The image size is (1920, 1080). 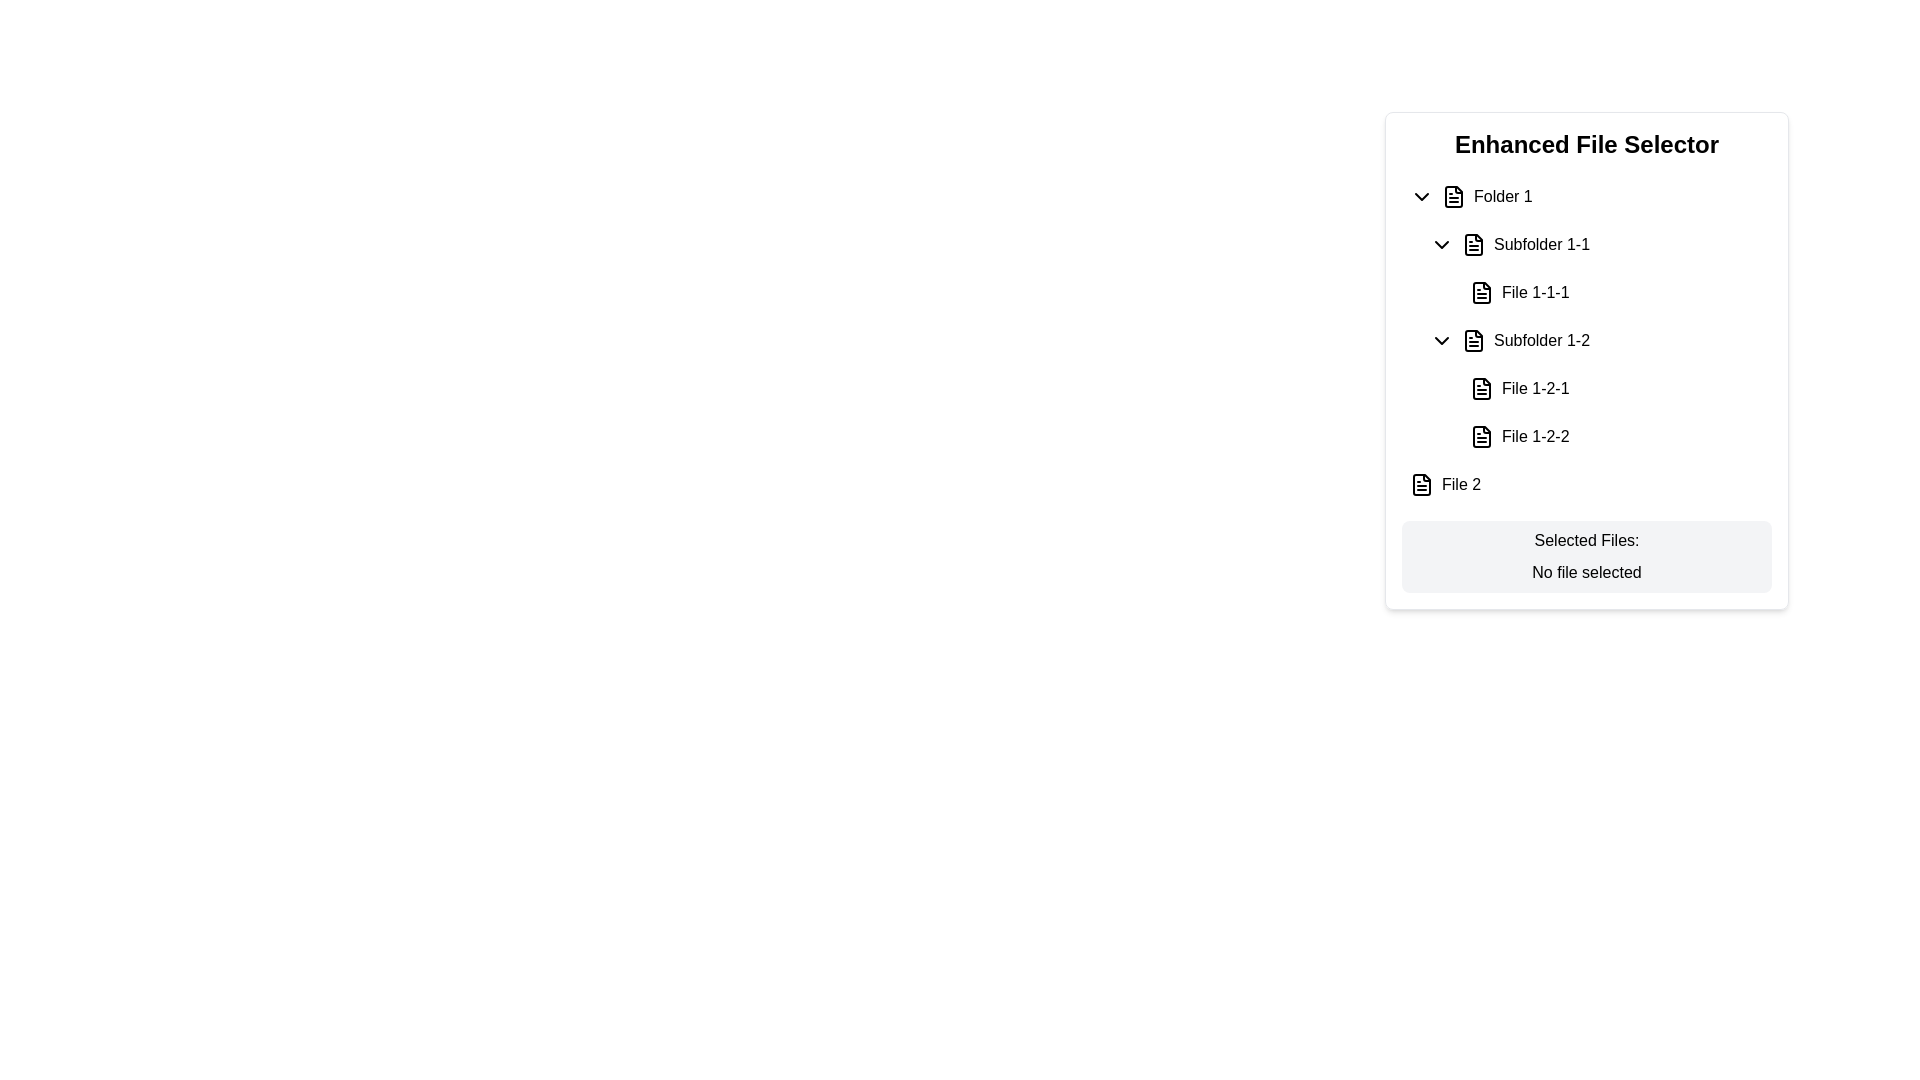 What do you see at coordinates (1586, 315) in the screenshot?
I see `the item` at bounding box center [1586, 315].